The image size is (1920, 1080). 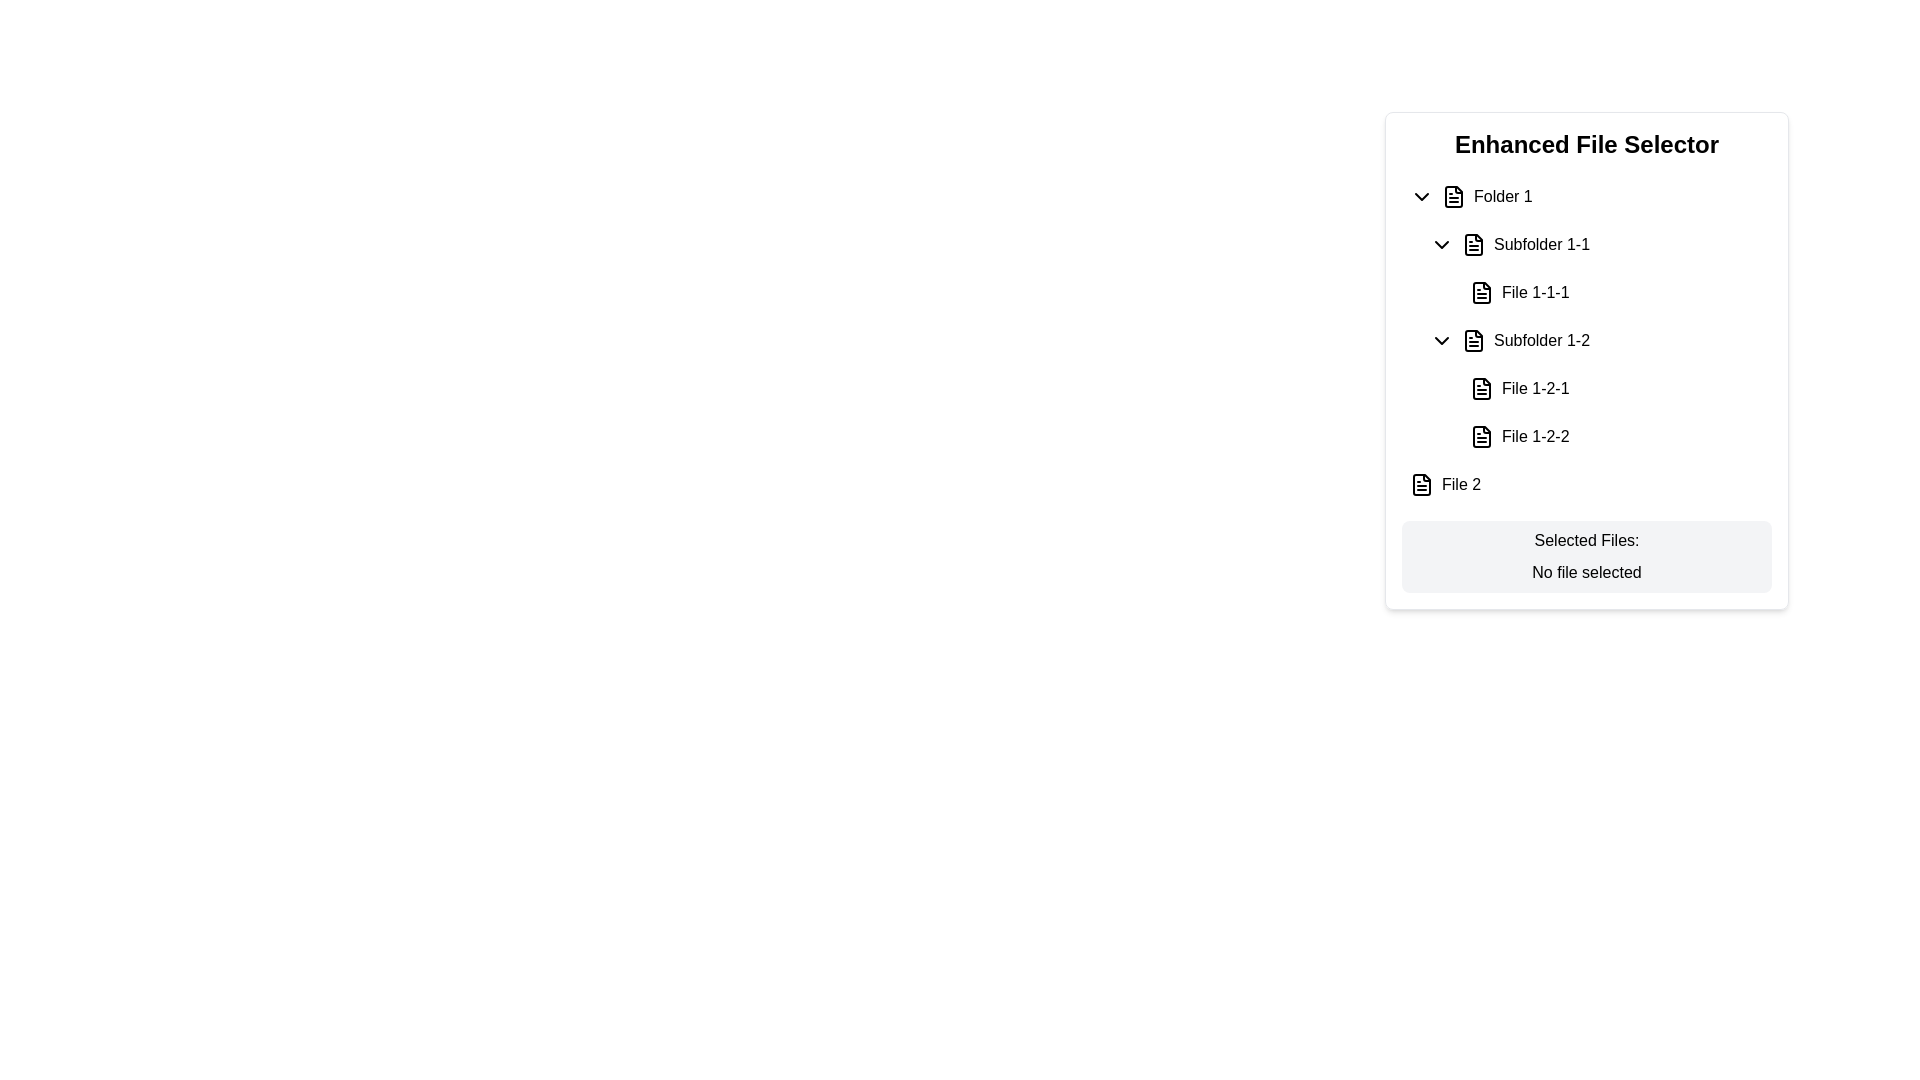 What do you see at coordinates (1586, 315) in the screenshot?
I see `the item` at bounding box center [1586, 315].